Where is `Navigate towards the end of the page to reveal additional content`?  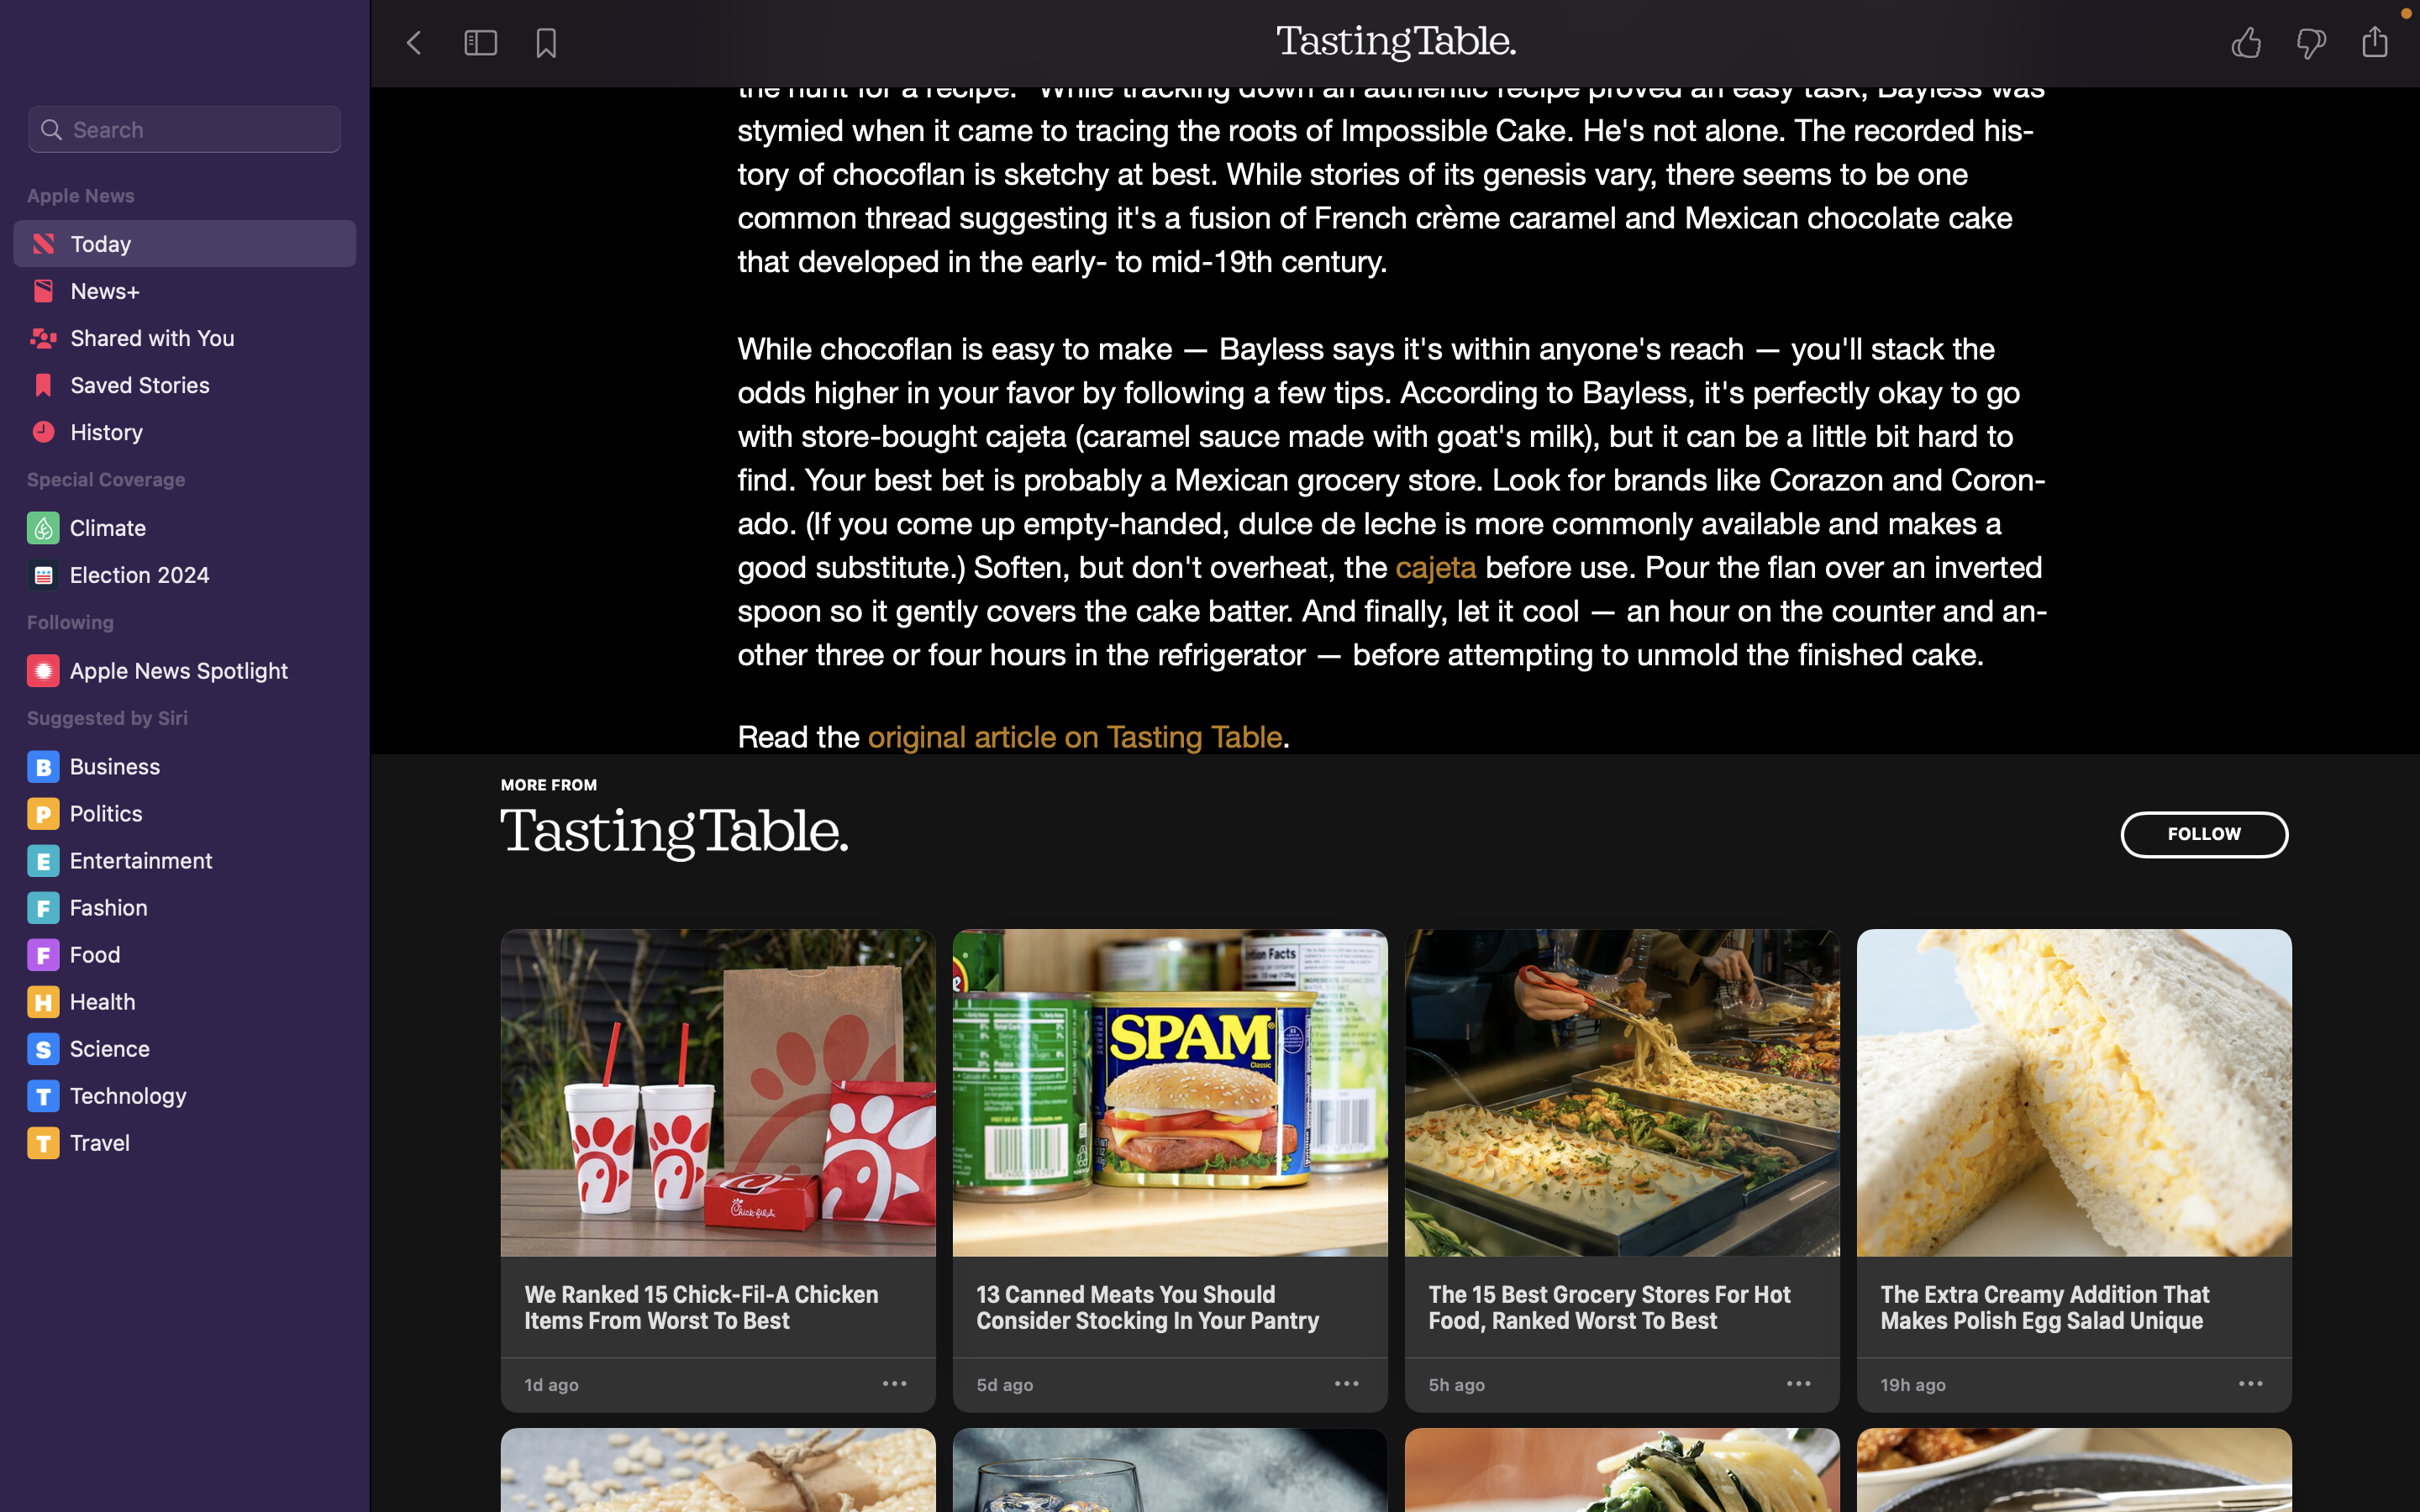 Navigate towards the end of the page to reveal additional content is located at coordinates (4017200, 1443204).